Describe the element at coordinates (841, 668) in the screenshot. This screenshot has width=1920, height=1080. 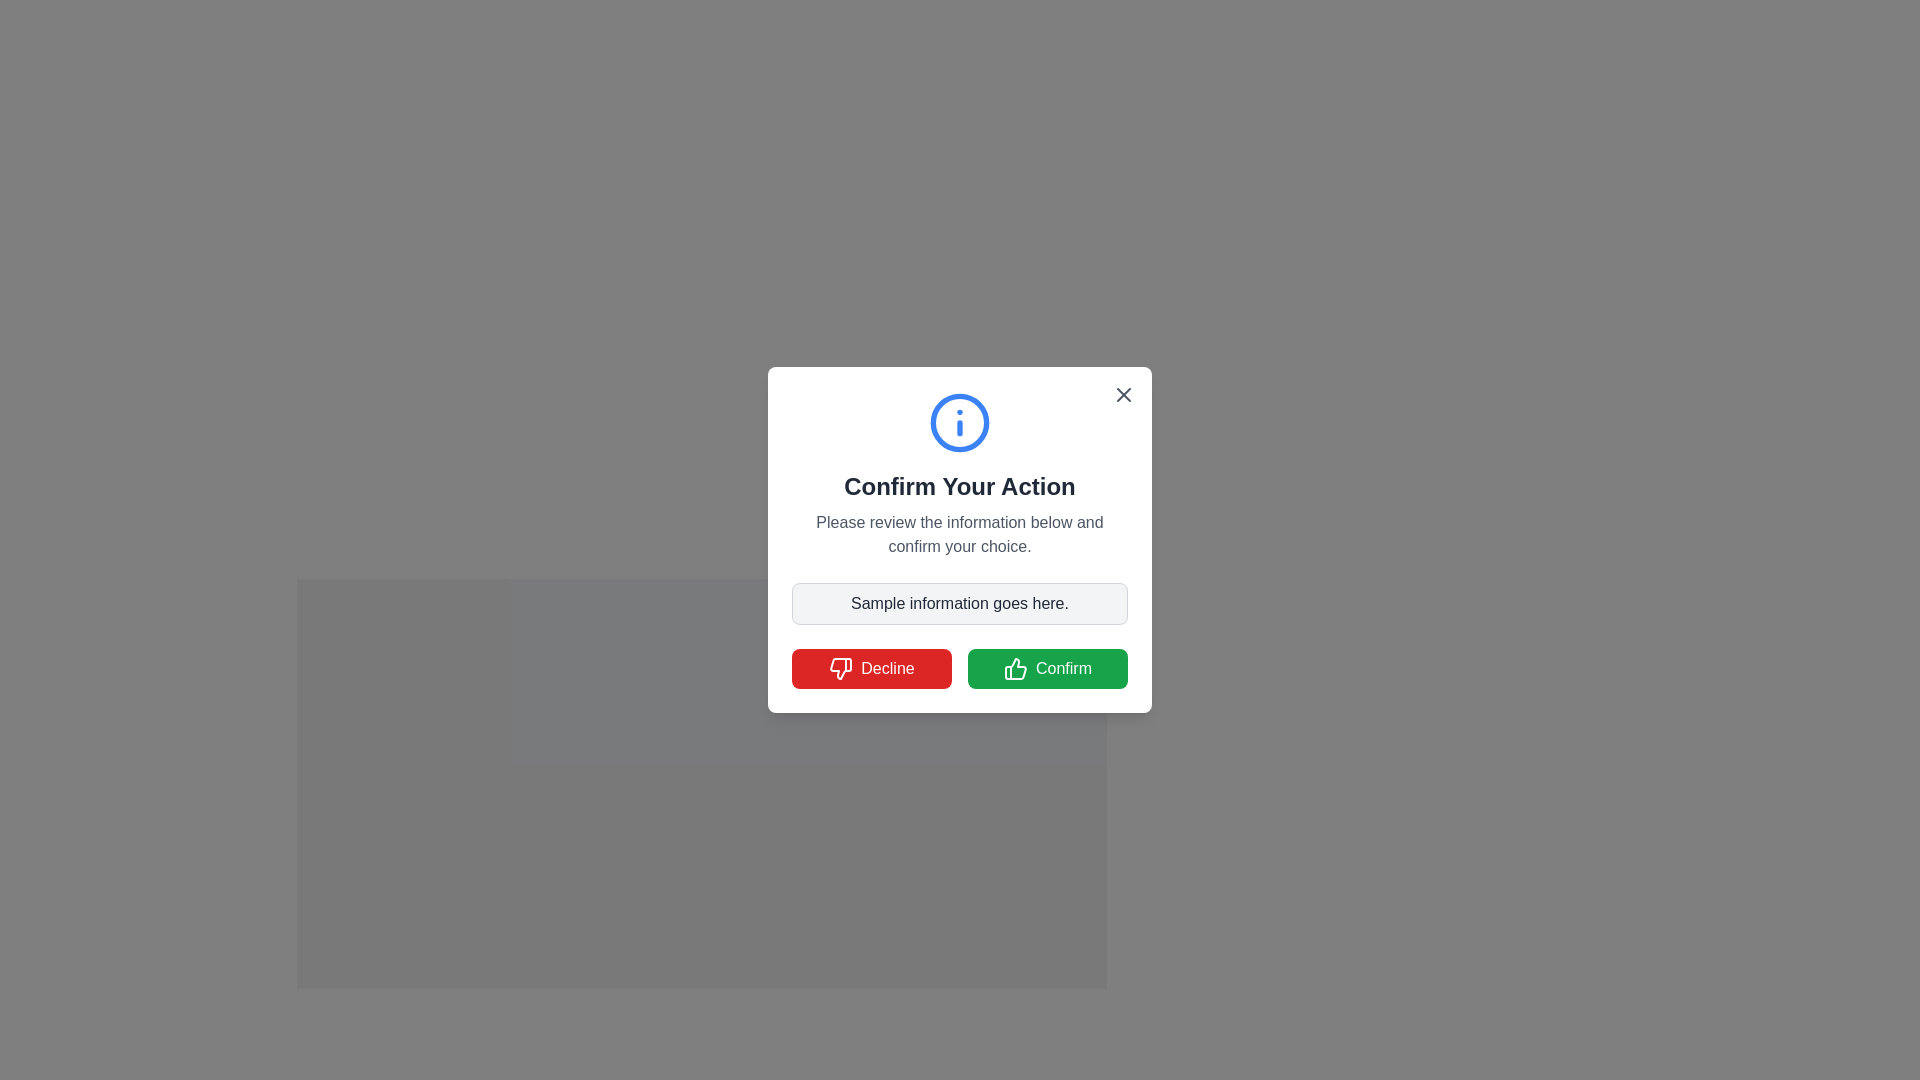
I see `the 'Decline' button which features a 'thumbs down' icon located at the bottom left of the modal dialog` at that location.